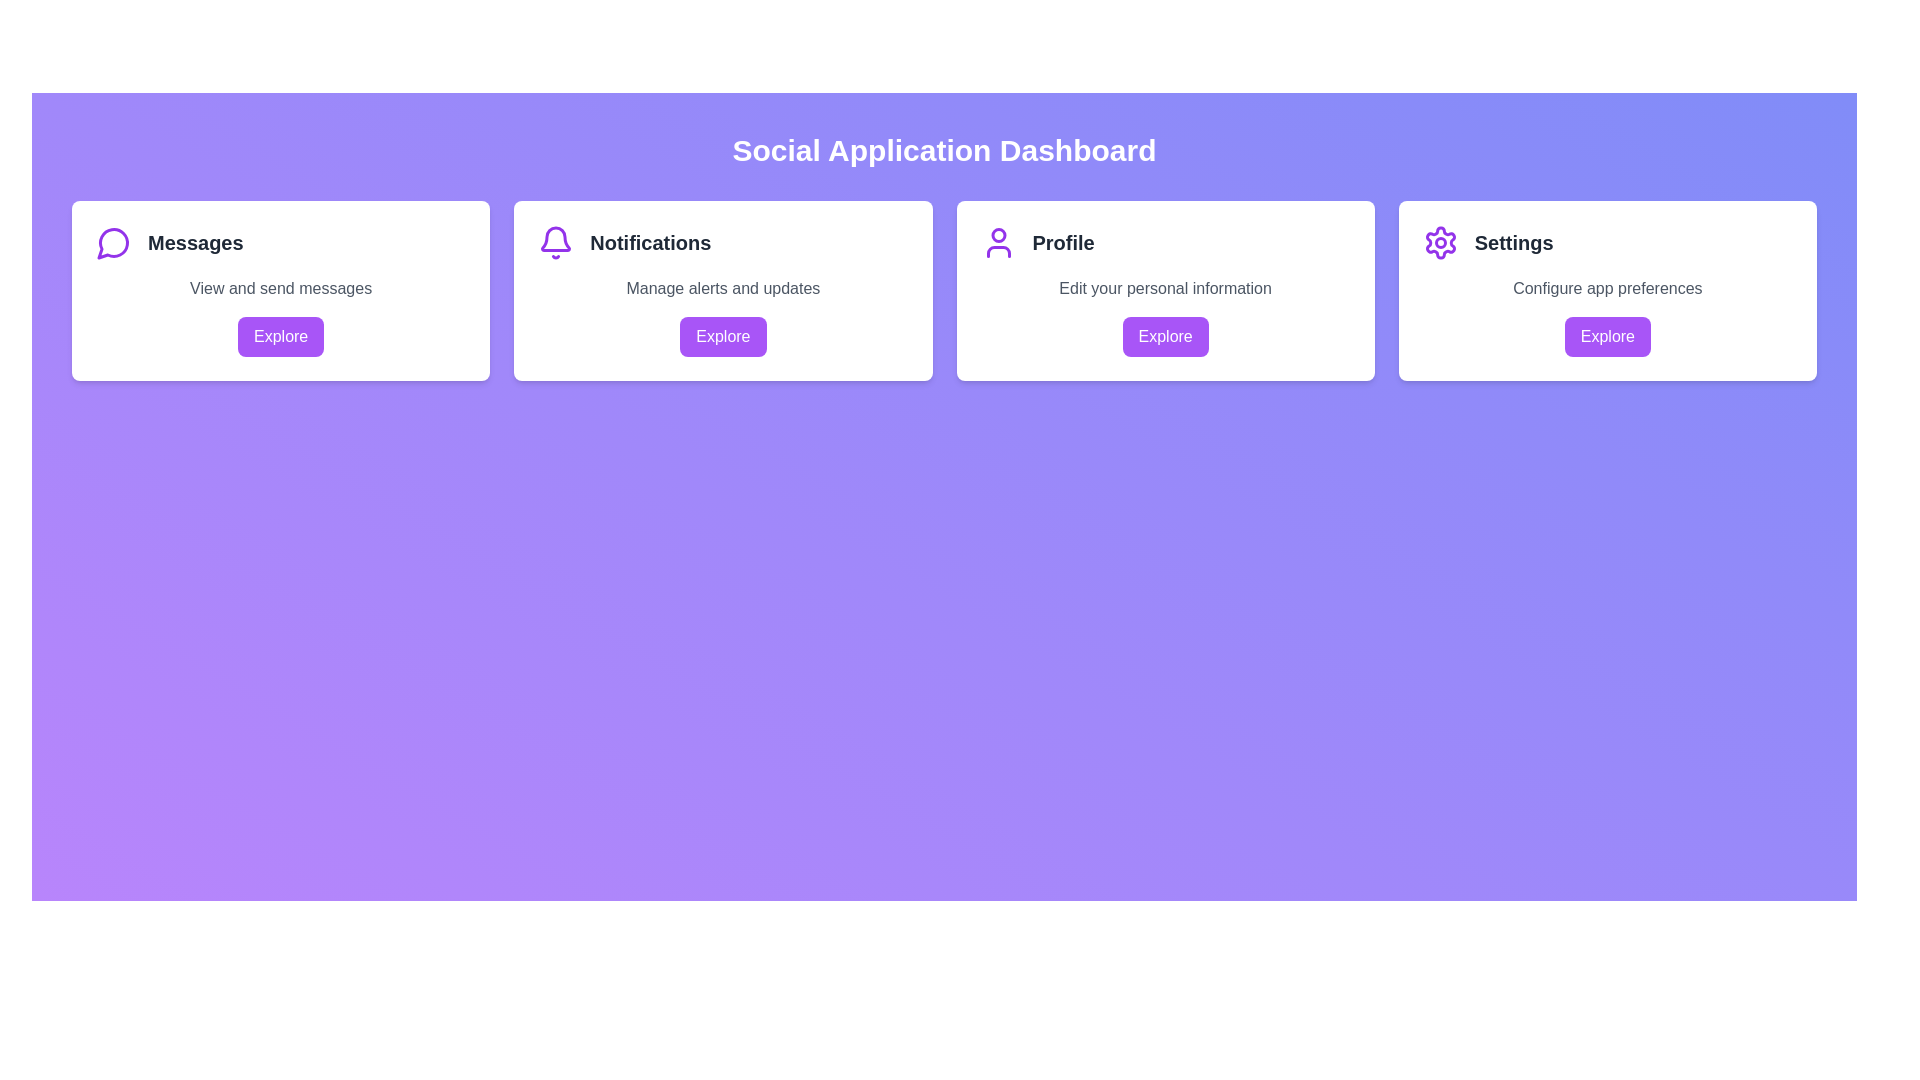 Image resolution: width=1920 pixels, height=1080 pixels. What do you see at coordinates (195, 242) in the screenshot?
I see `the 'Messages' section header located in the upper-left card of the interface, which is positioned immediately to the right of the speech bubble icon` at bounding box center [195, 242].